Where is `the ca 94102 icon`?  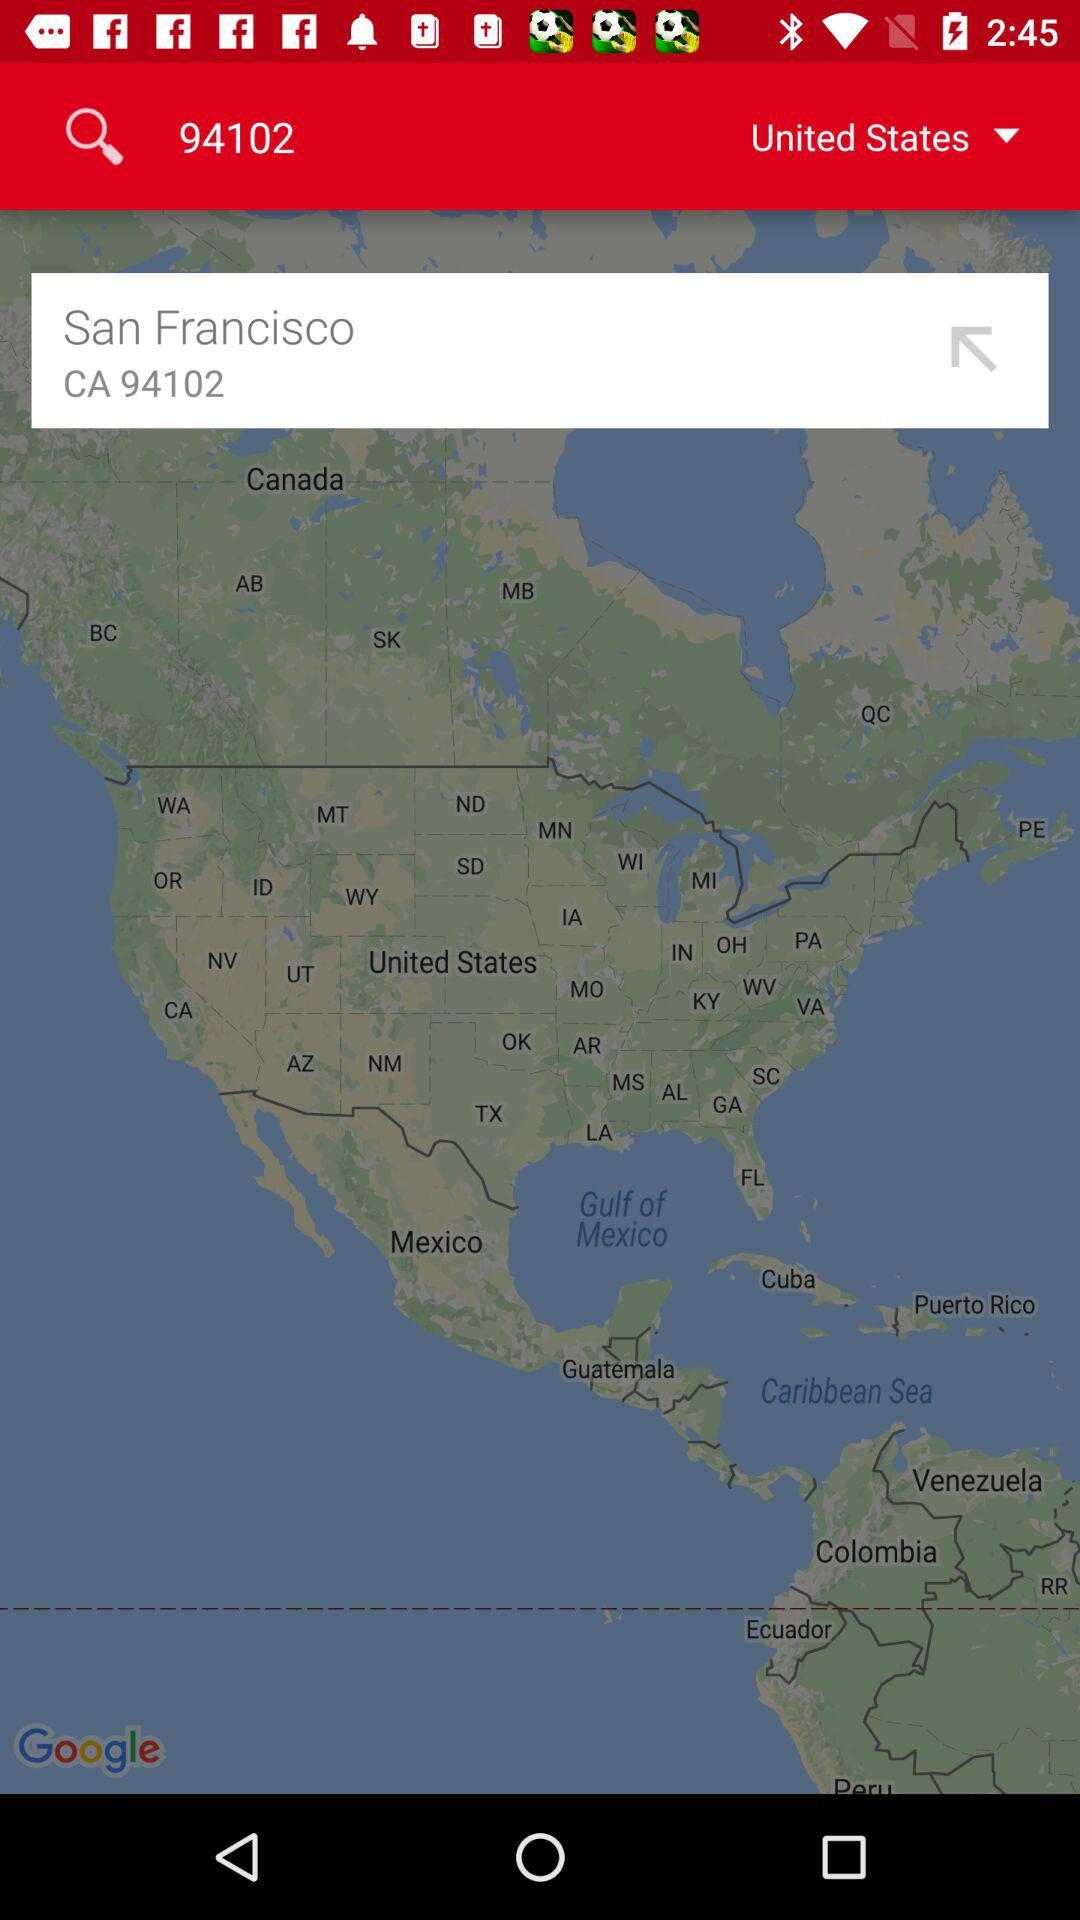
the ca 94102 icon is located at coordinates (496, 382).